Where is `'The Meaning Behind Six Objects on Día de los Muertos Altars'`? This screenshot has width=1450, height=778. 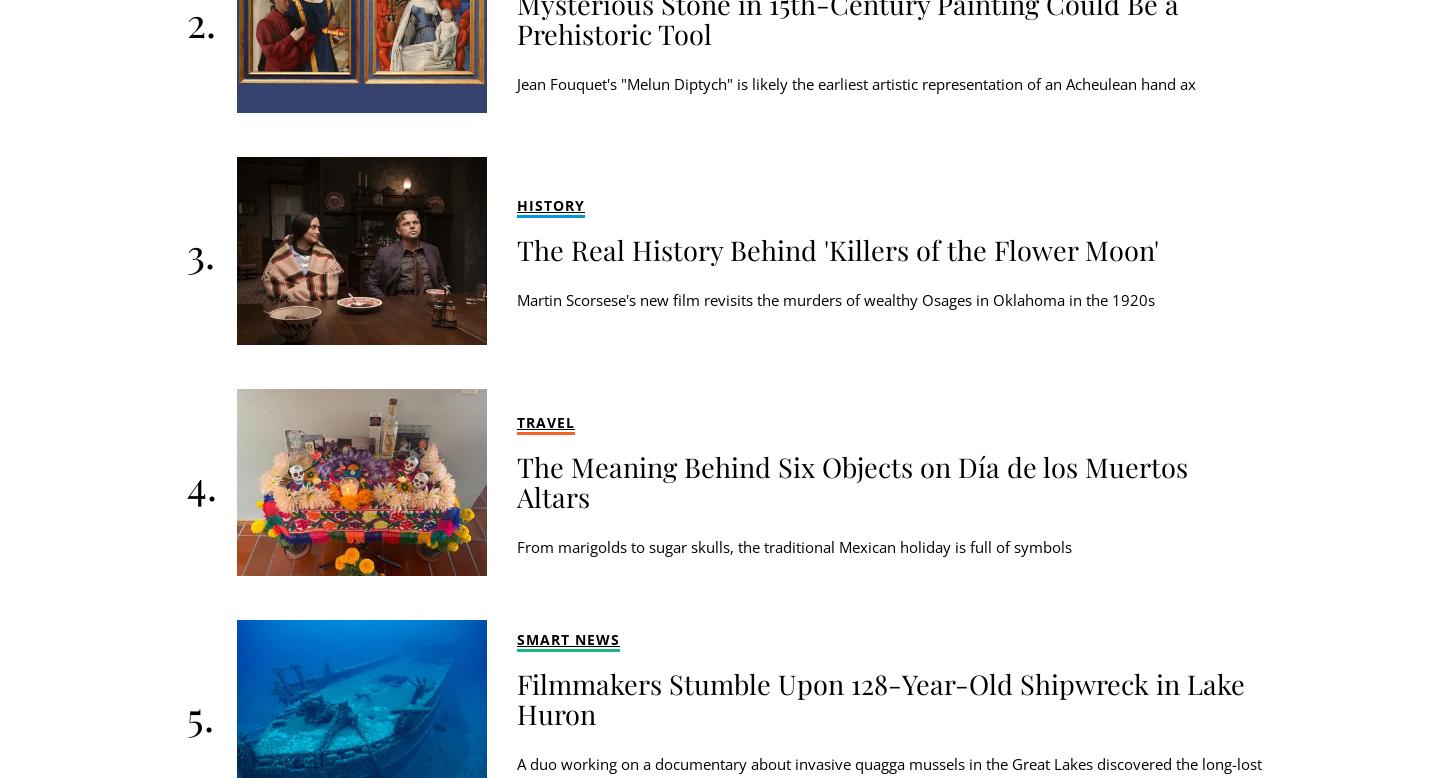 'The Meaning Behind Six Objects on Día de los Muertos Altars' is located at coordinates (851, 480).